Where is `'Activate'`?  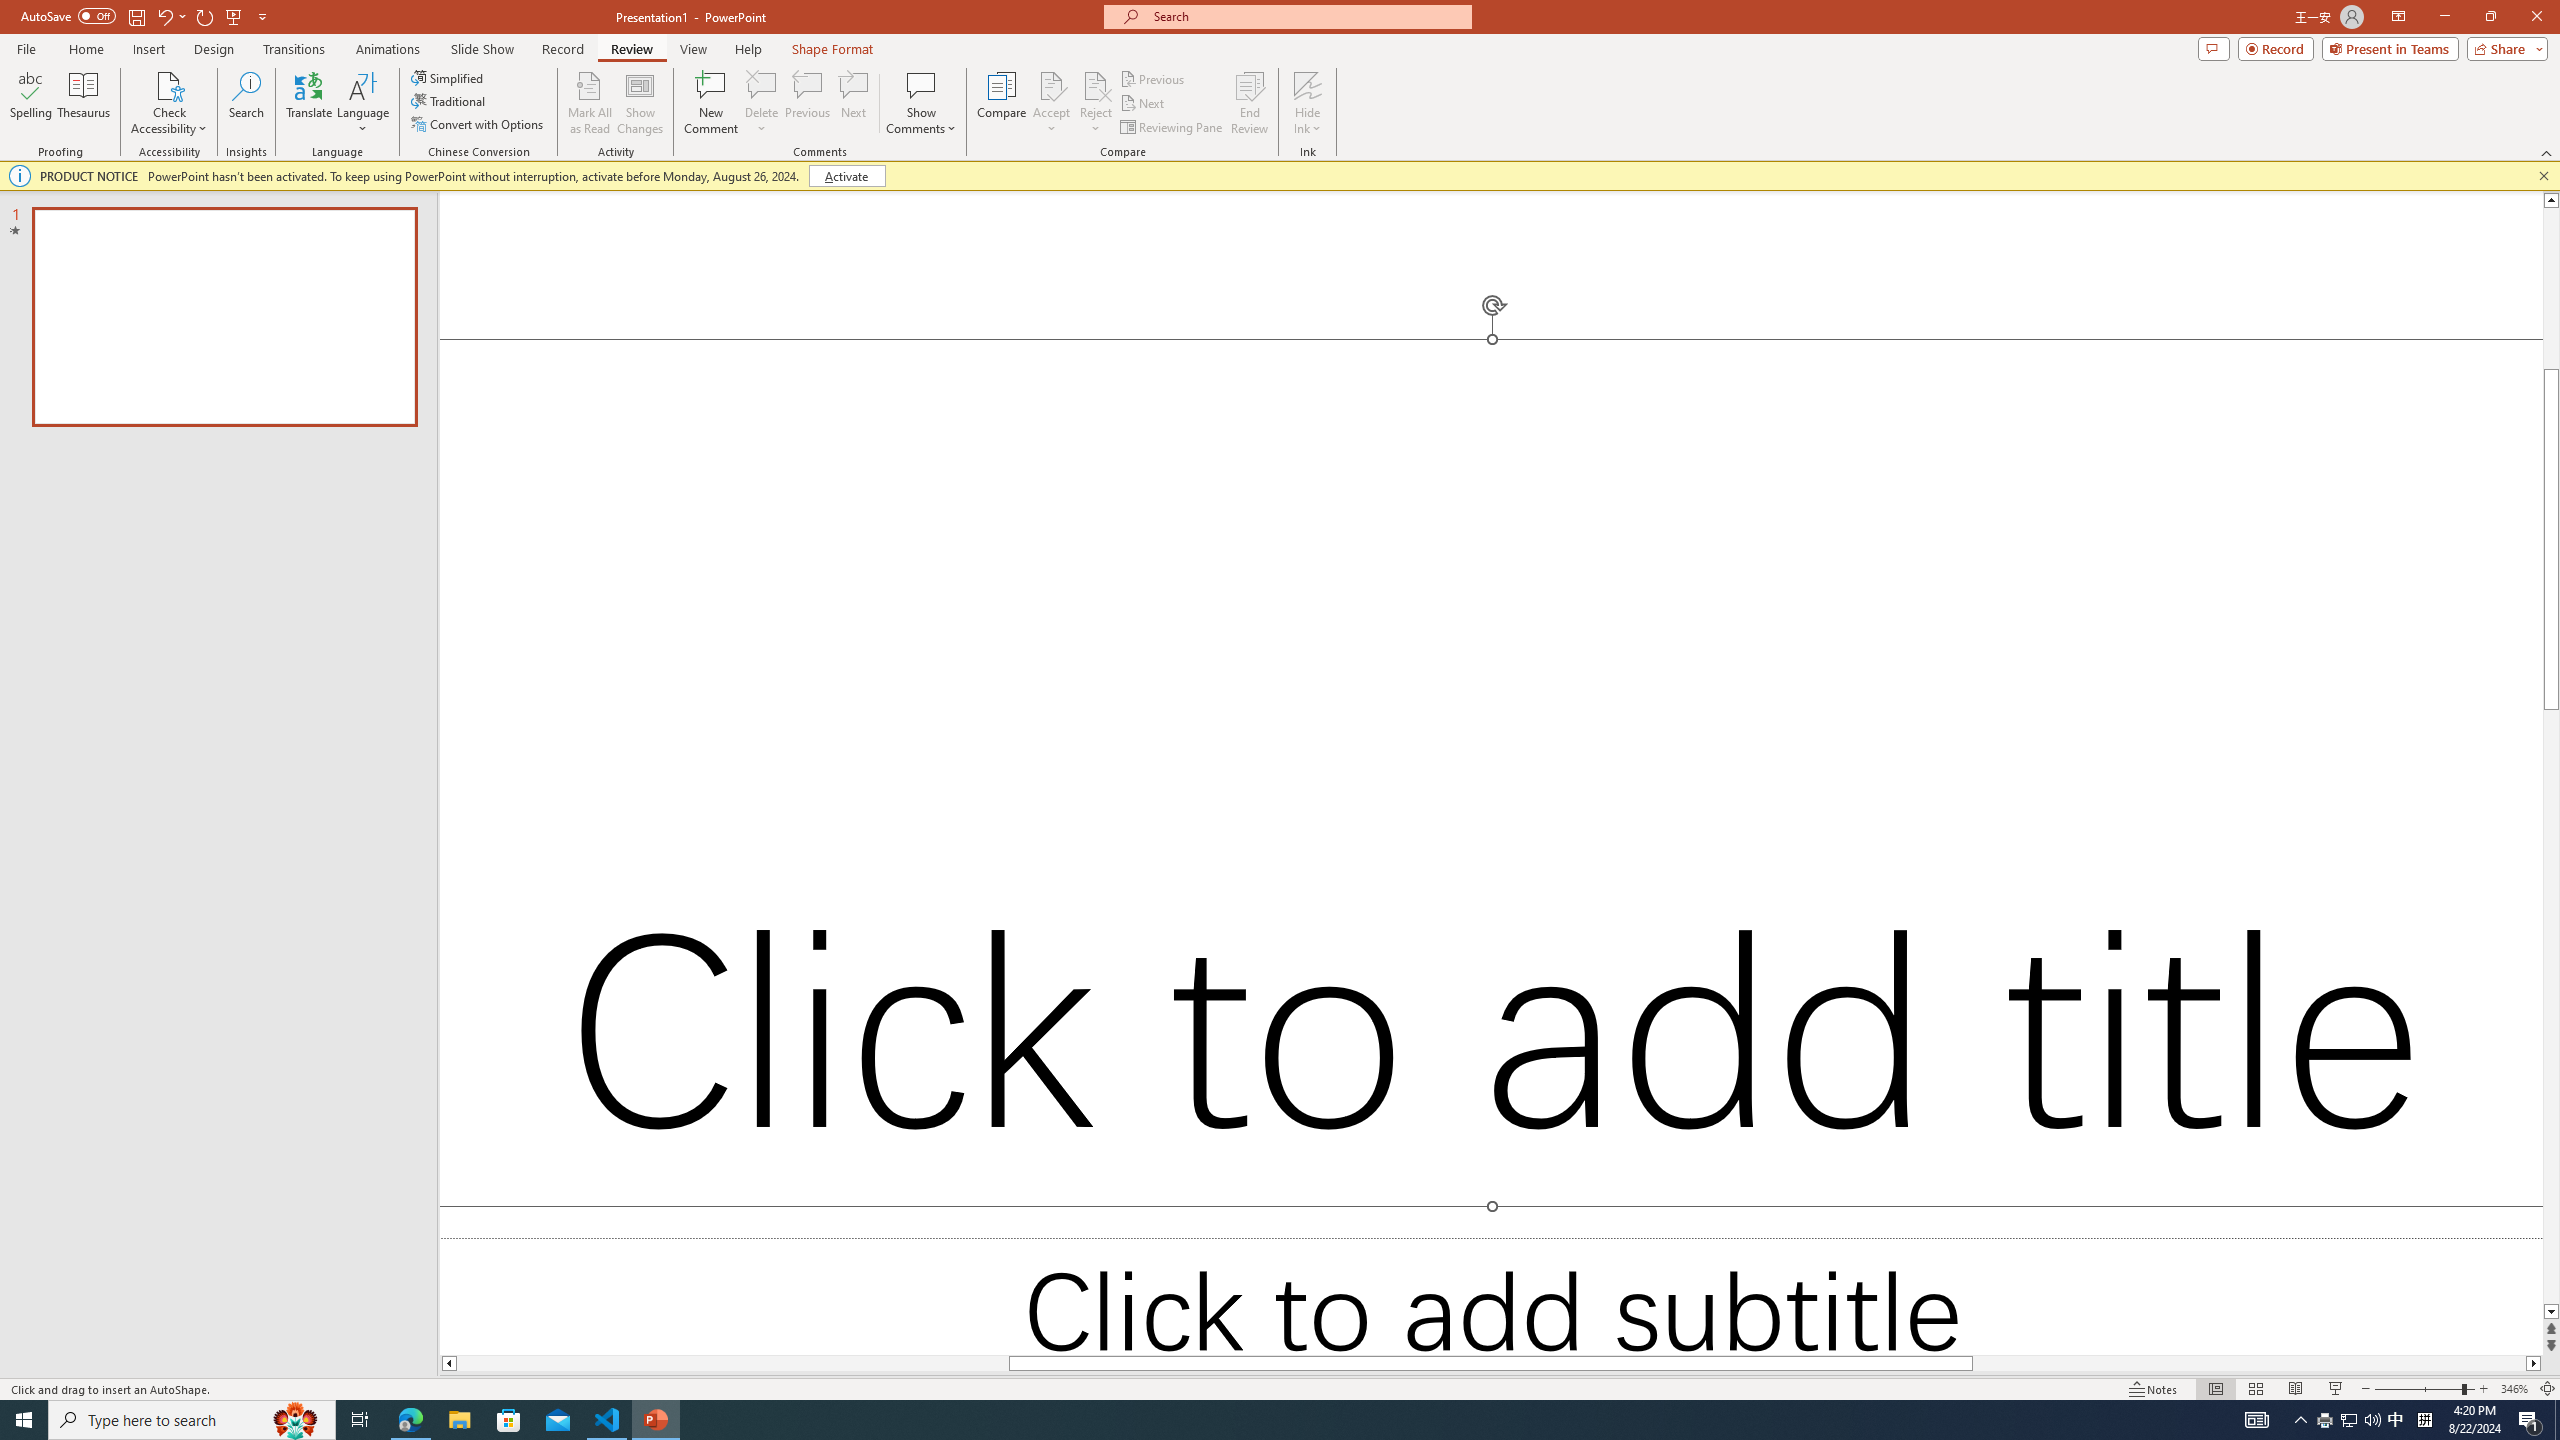
'Activate' is located at coordinates (847, 176).